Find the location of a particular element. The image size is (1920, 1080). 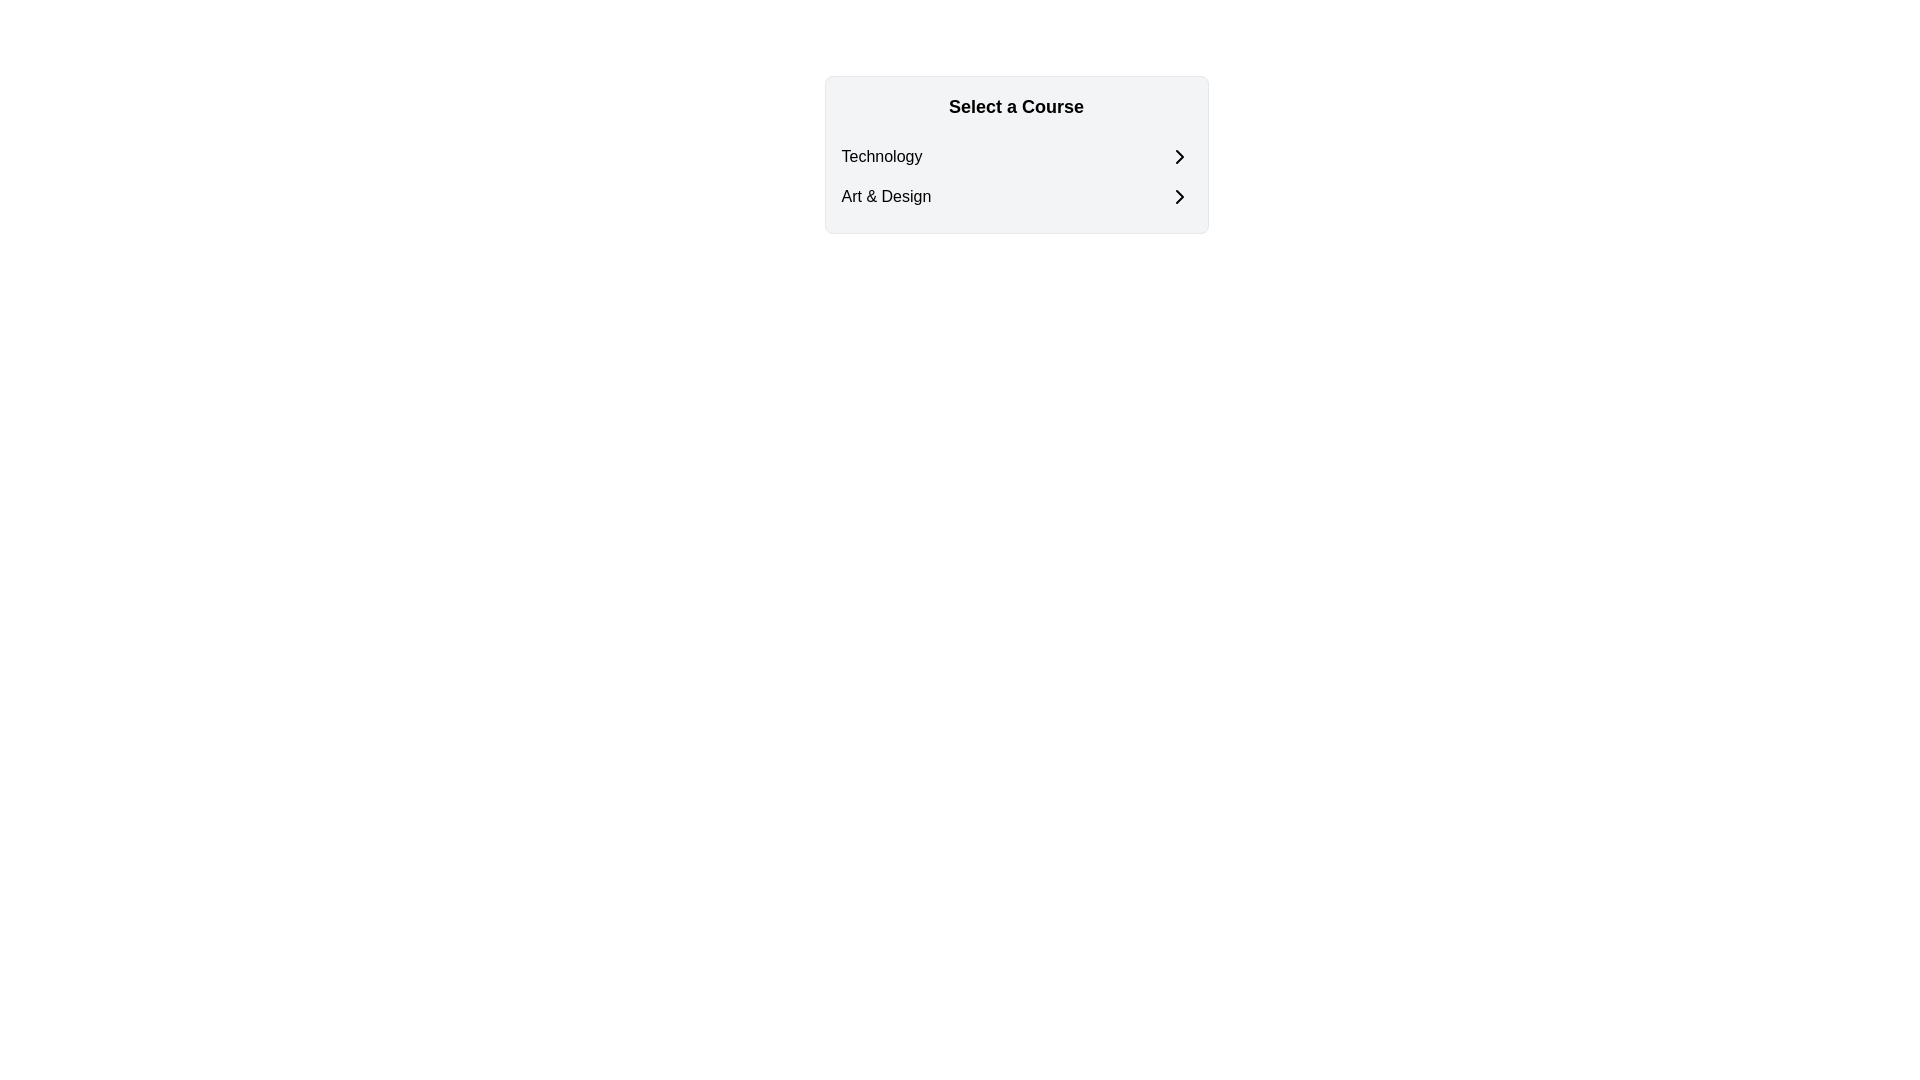

the 'Technology' button within the 'Select a Course' menu is located at coordinates (1016, 156).